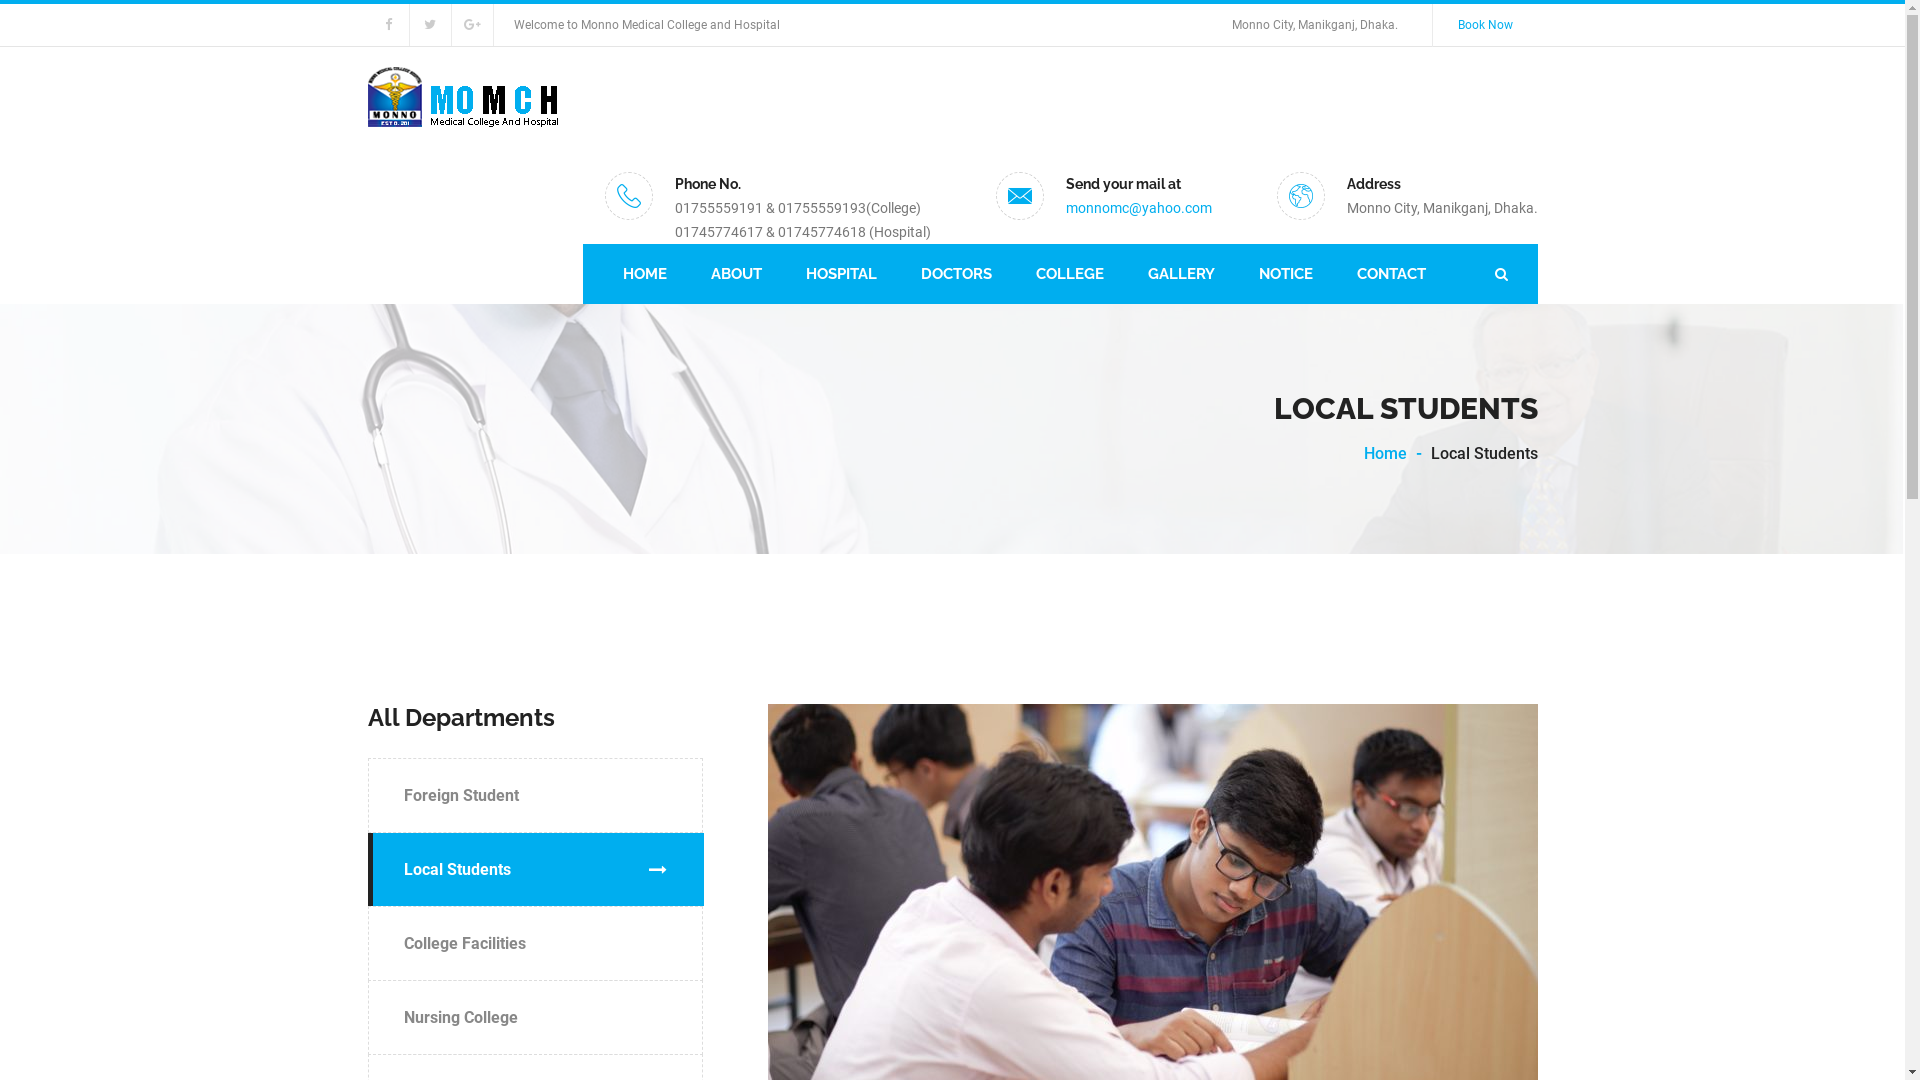 This screenshot has height=1080, width=1920. Describe the element at coordinates (643, 273) in the screenshot. I see `'HOME'` at that location.